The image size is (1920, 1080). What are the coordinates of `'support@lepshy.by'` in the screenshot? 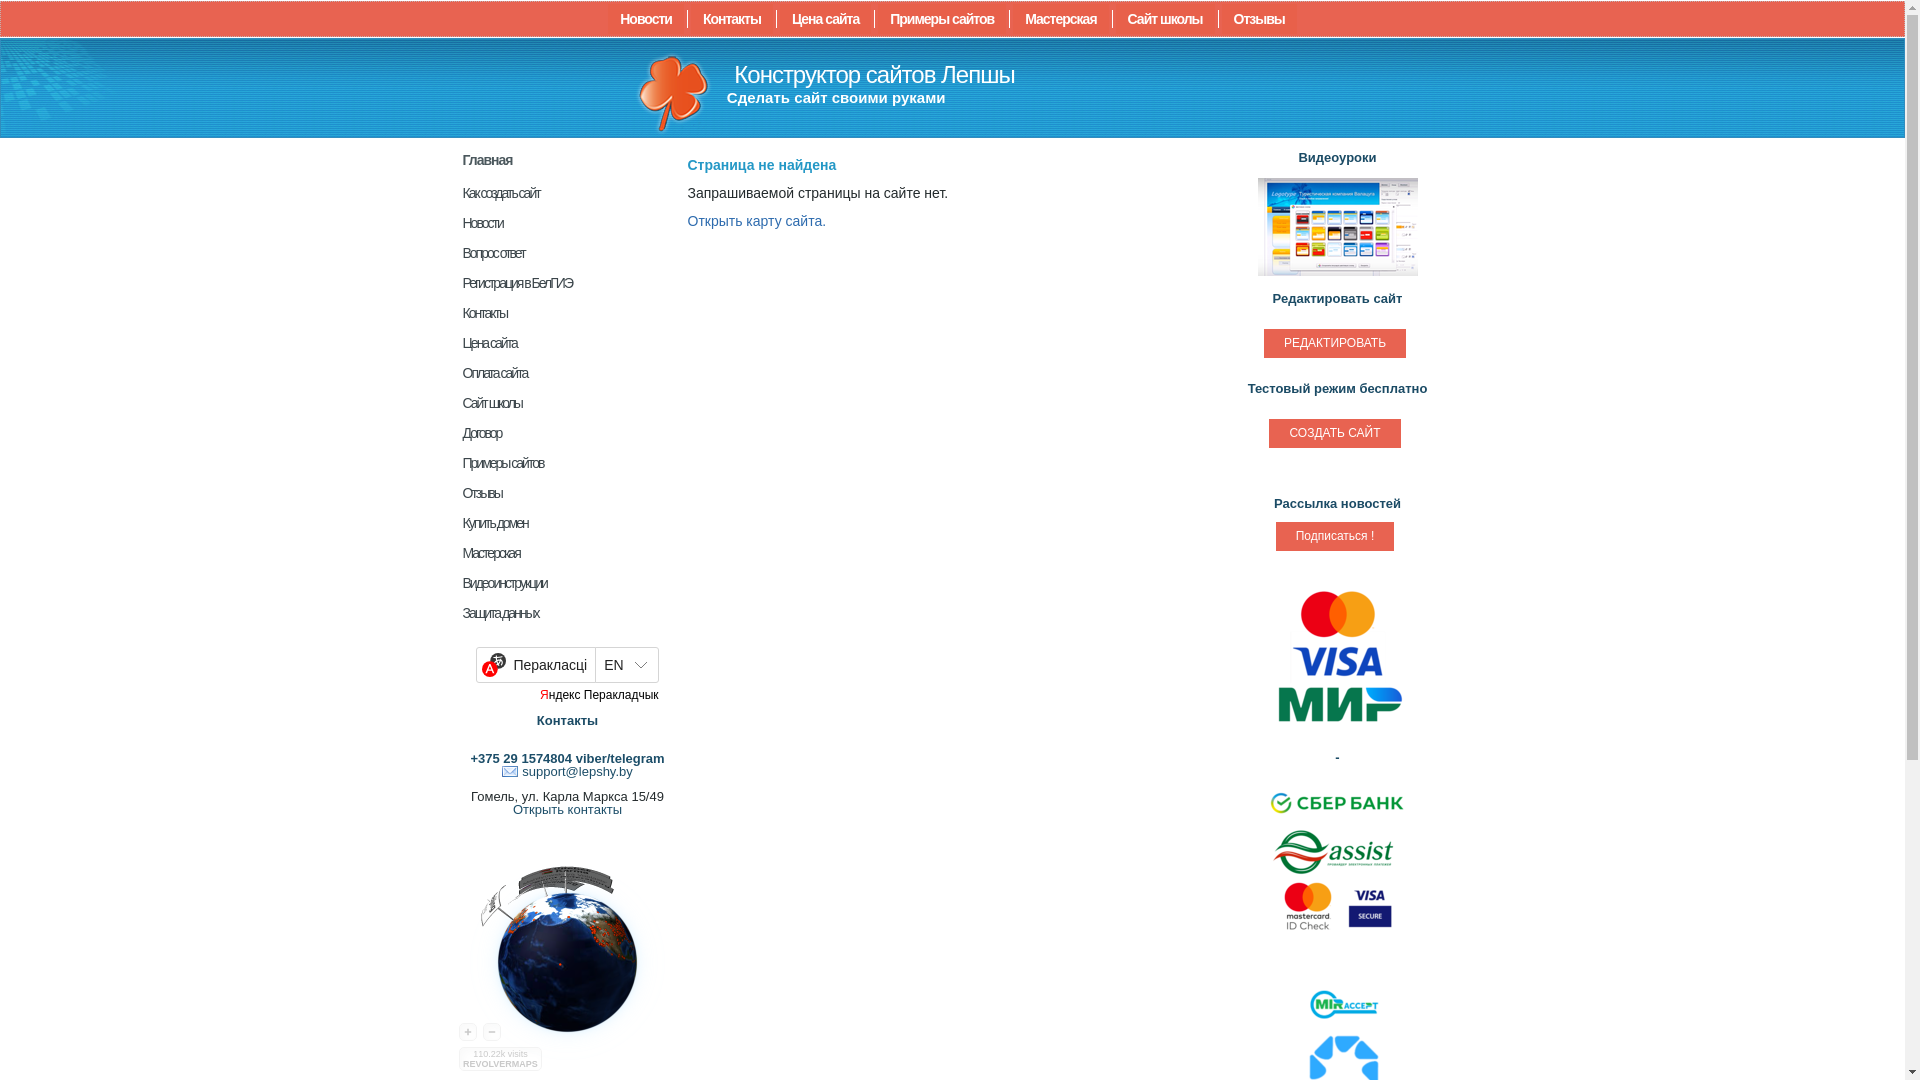 It's located at (566, 770).